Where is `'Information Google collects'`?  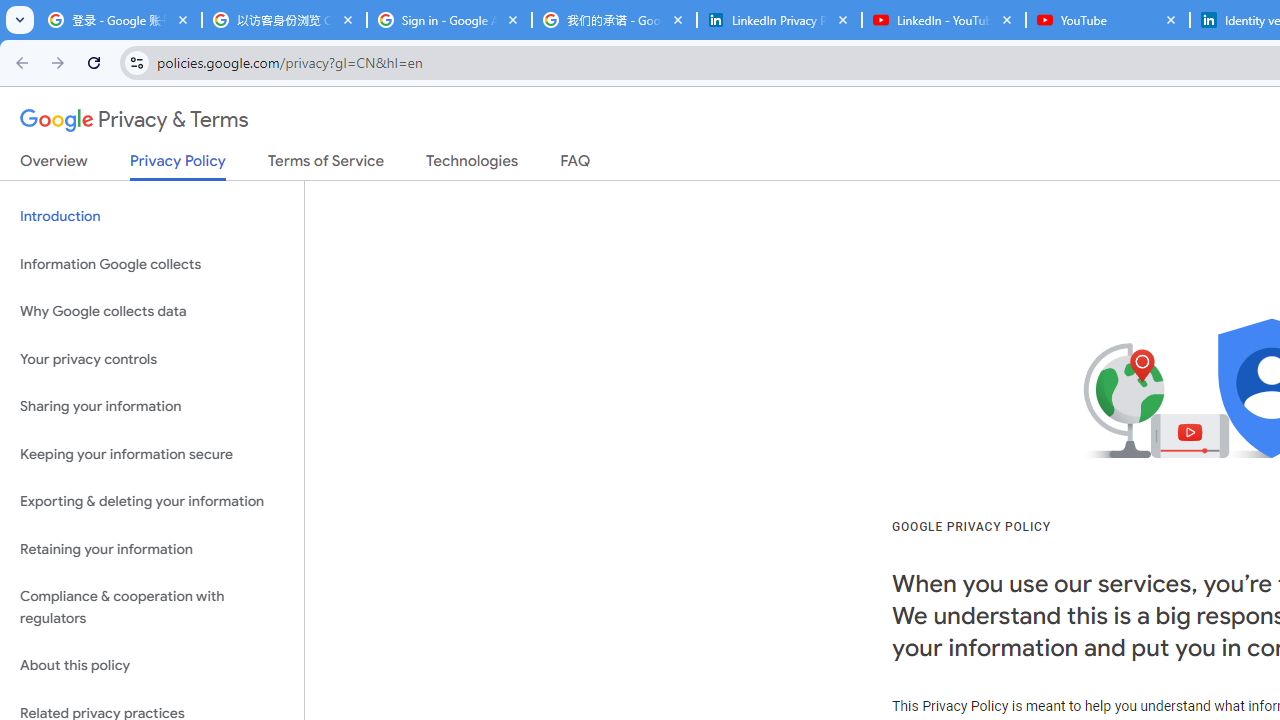
'Information Google collects' is located at coordinates (151, 263).